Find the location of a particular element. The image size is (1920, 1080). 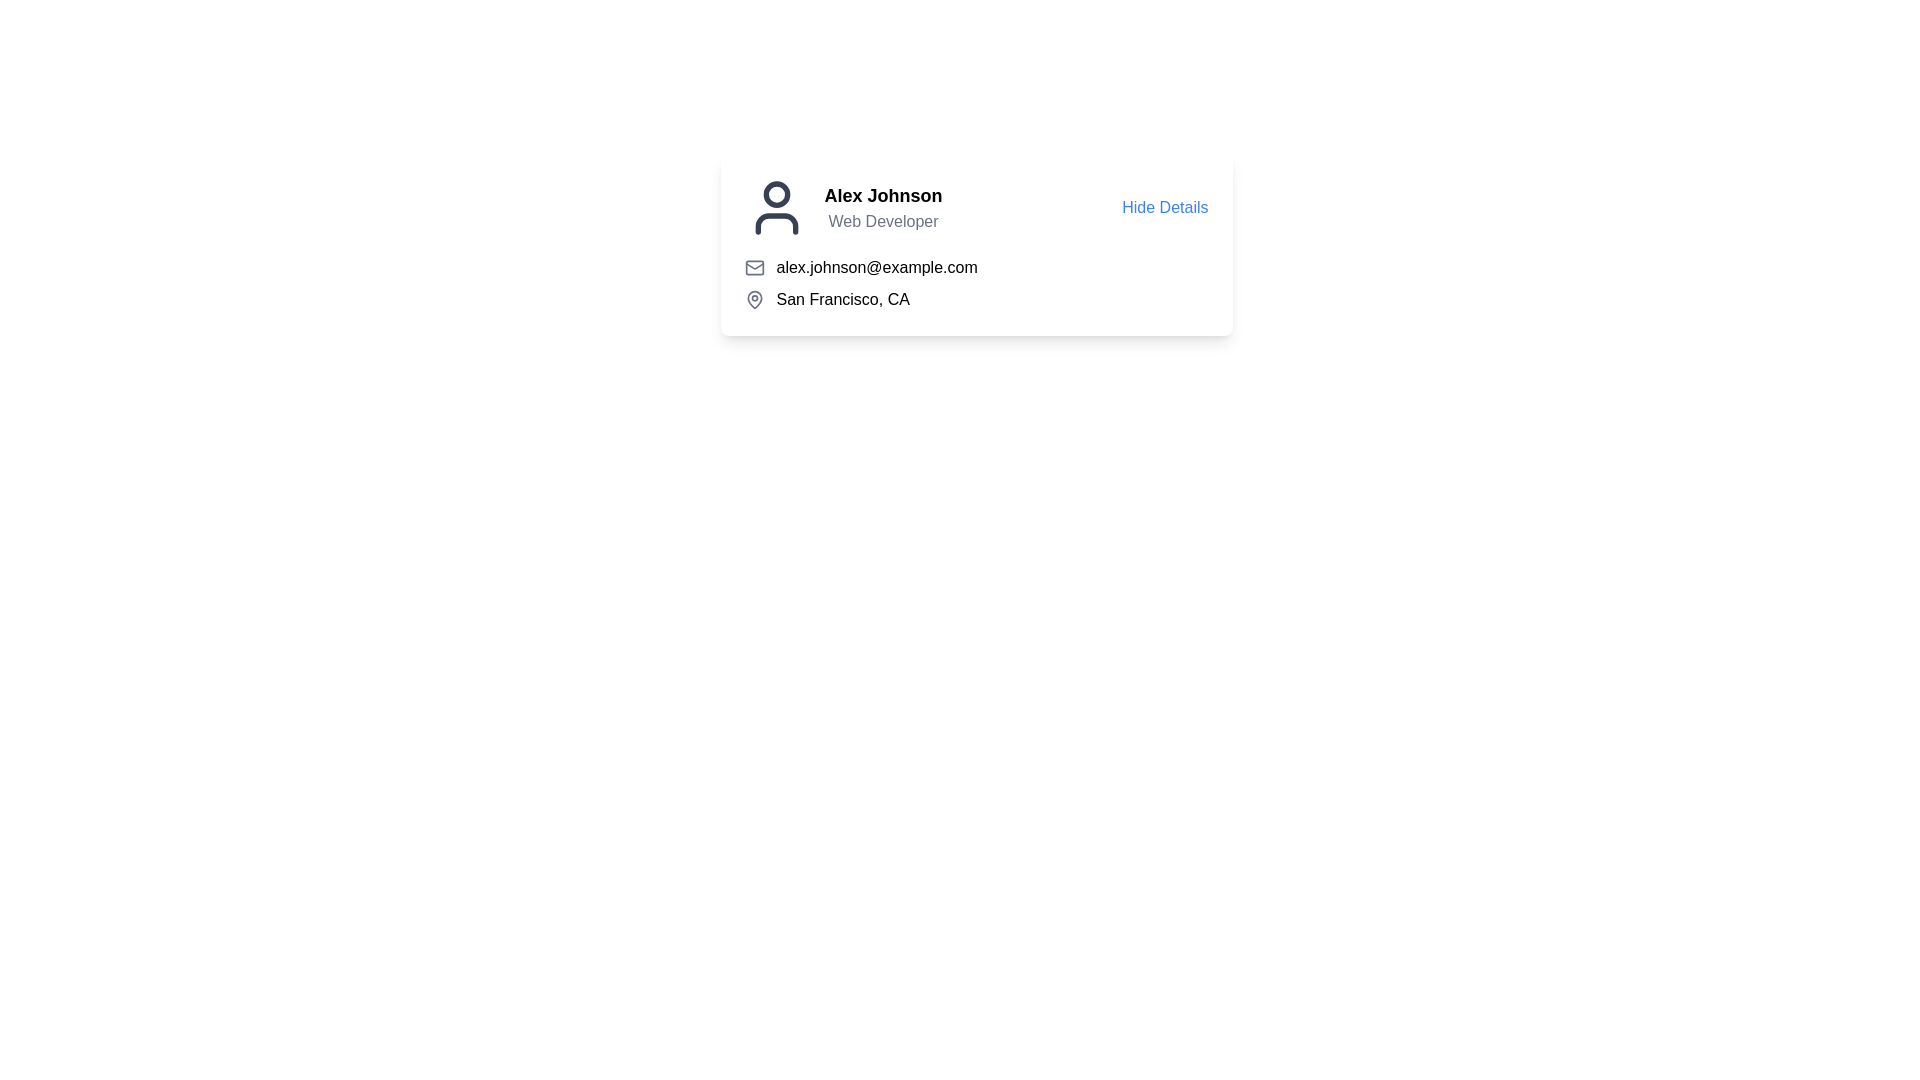

the static text displaying the email address 'alex.johnson@example.com' located in the contact information section is located at coordinates (877, 266).